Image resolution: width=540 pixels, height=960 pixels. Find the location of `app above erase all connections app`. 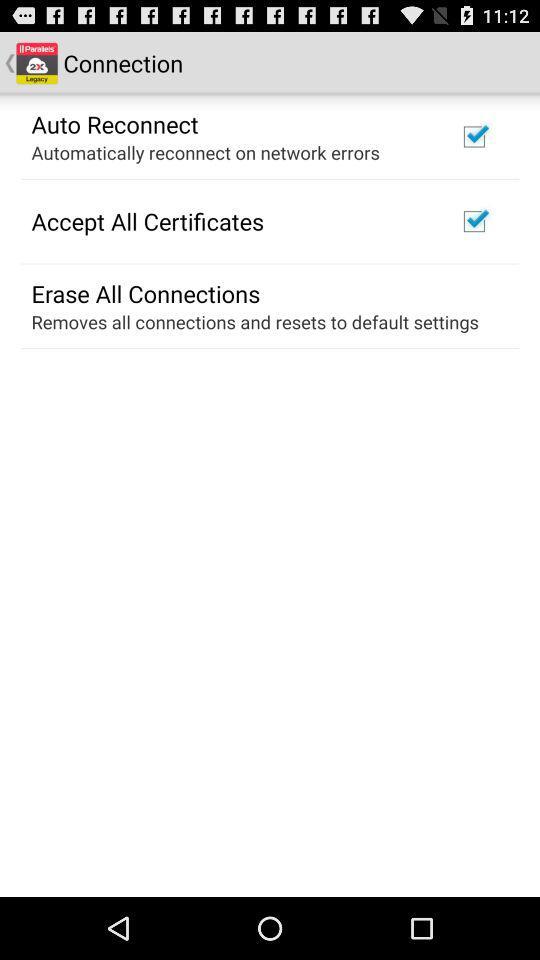

app above erase all connections app is located at coordinates (146, 221).